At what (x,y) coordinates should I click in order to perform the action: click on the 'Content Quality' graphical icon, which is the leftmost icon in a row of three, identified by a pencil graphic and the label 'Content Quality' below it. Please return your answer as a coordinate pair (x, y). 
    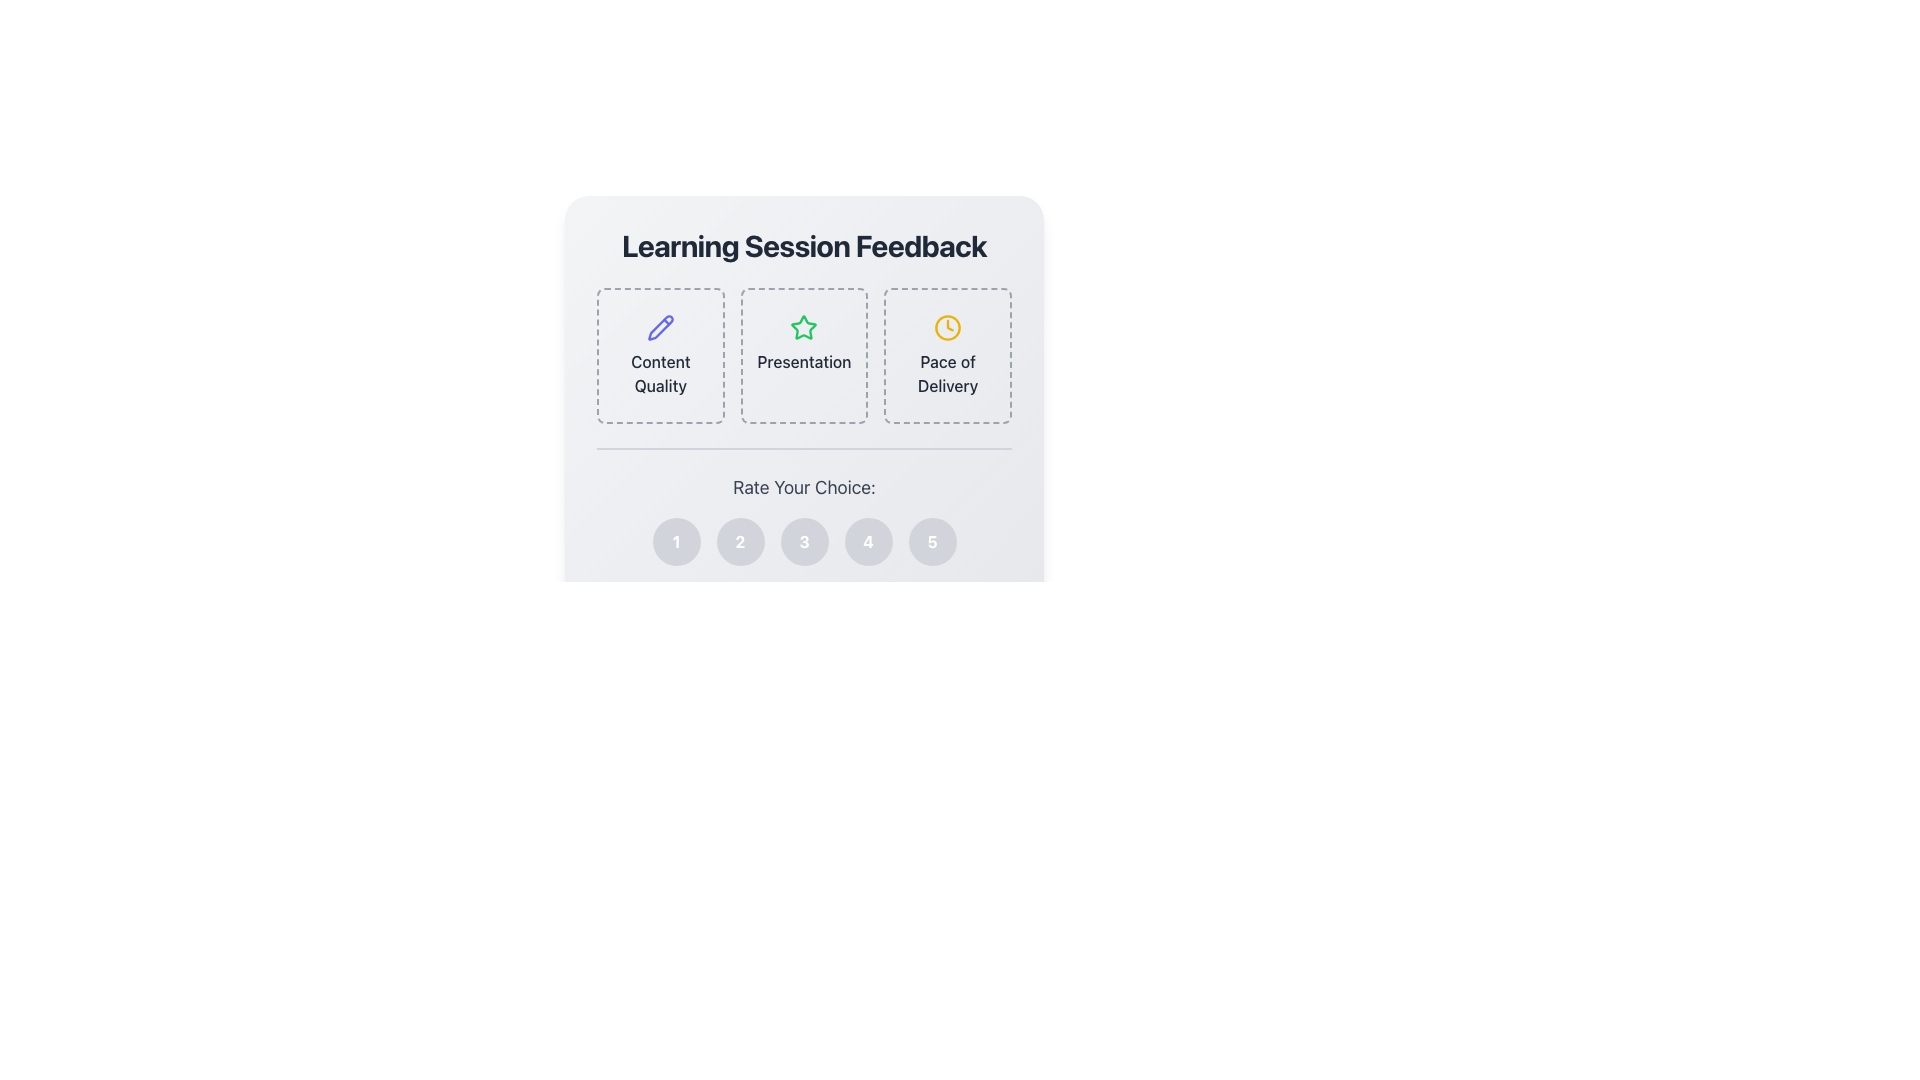
    Looking at the image, I should click on (660, 326).